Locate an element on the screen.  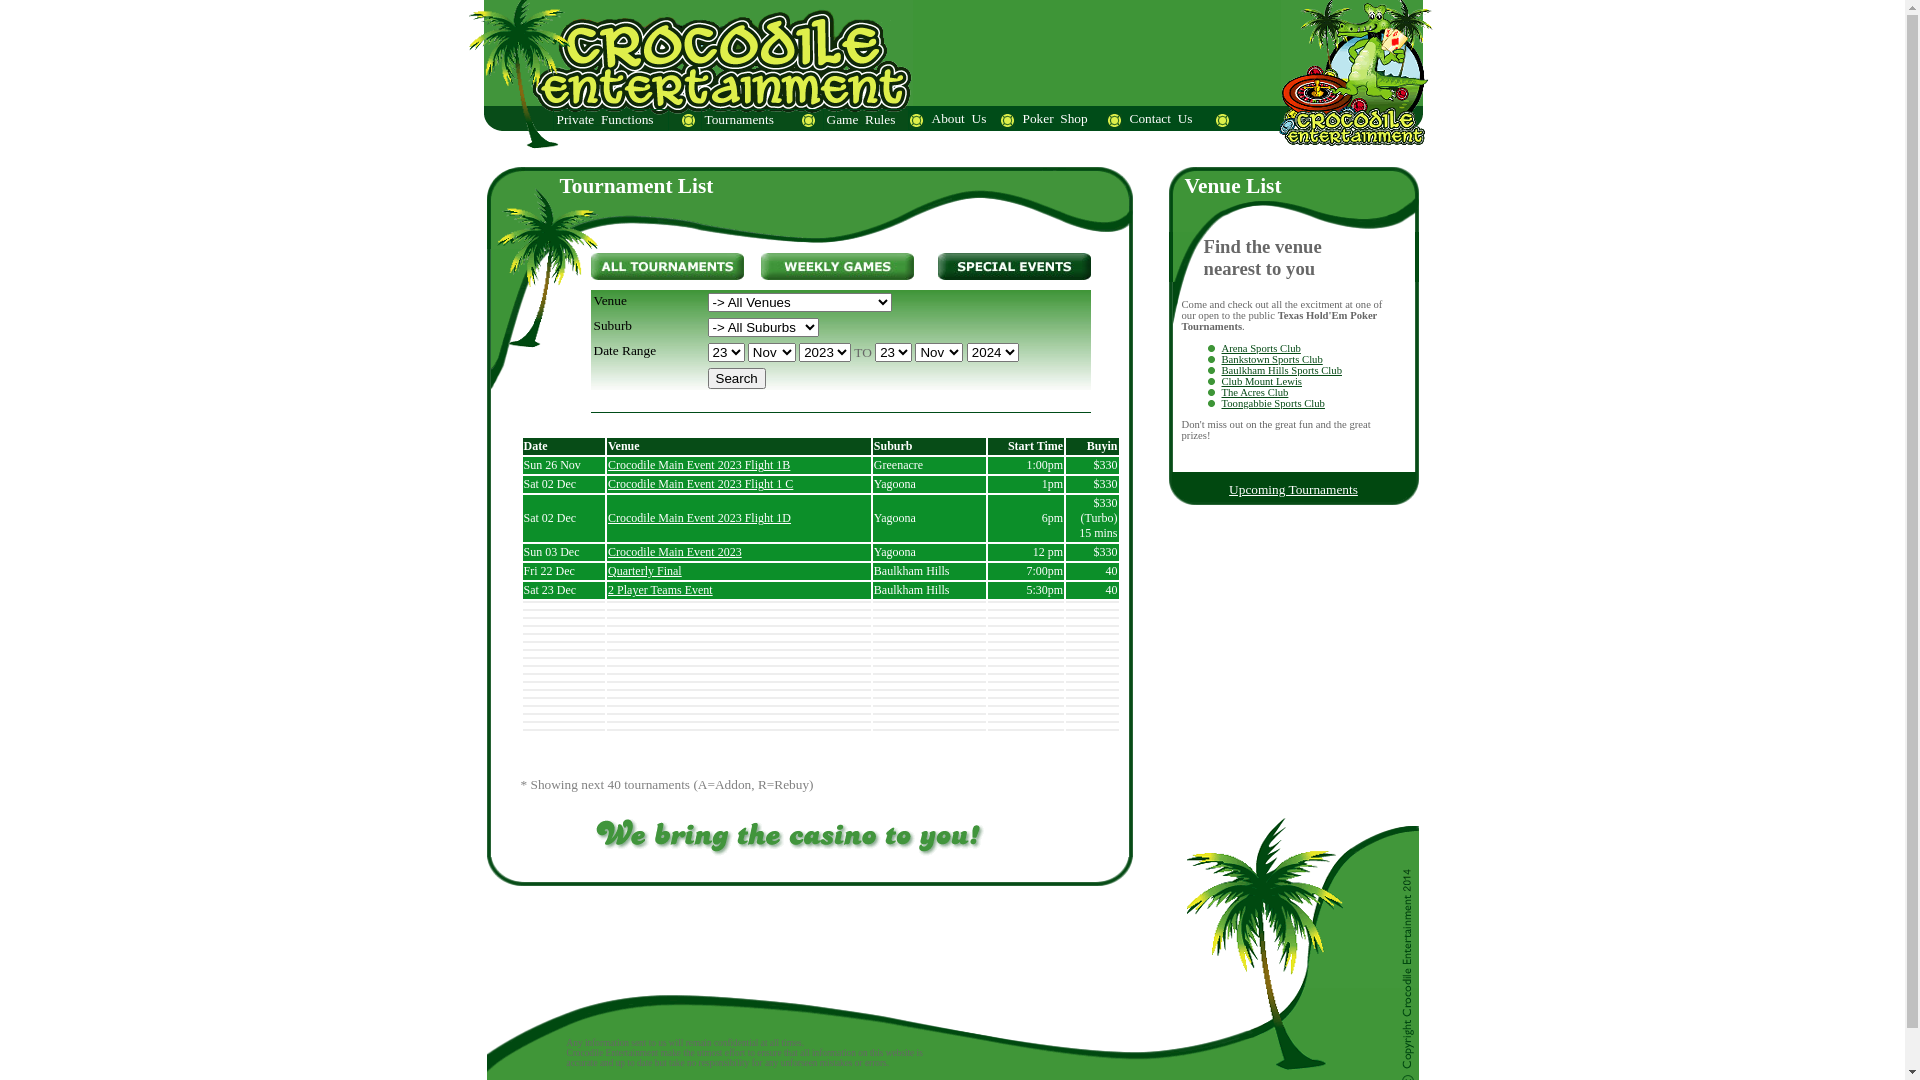
'2 Player Teams Event' is located at coordinates (660, 589).